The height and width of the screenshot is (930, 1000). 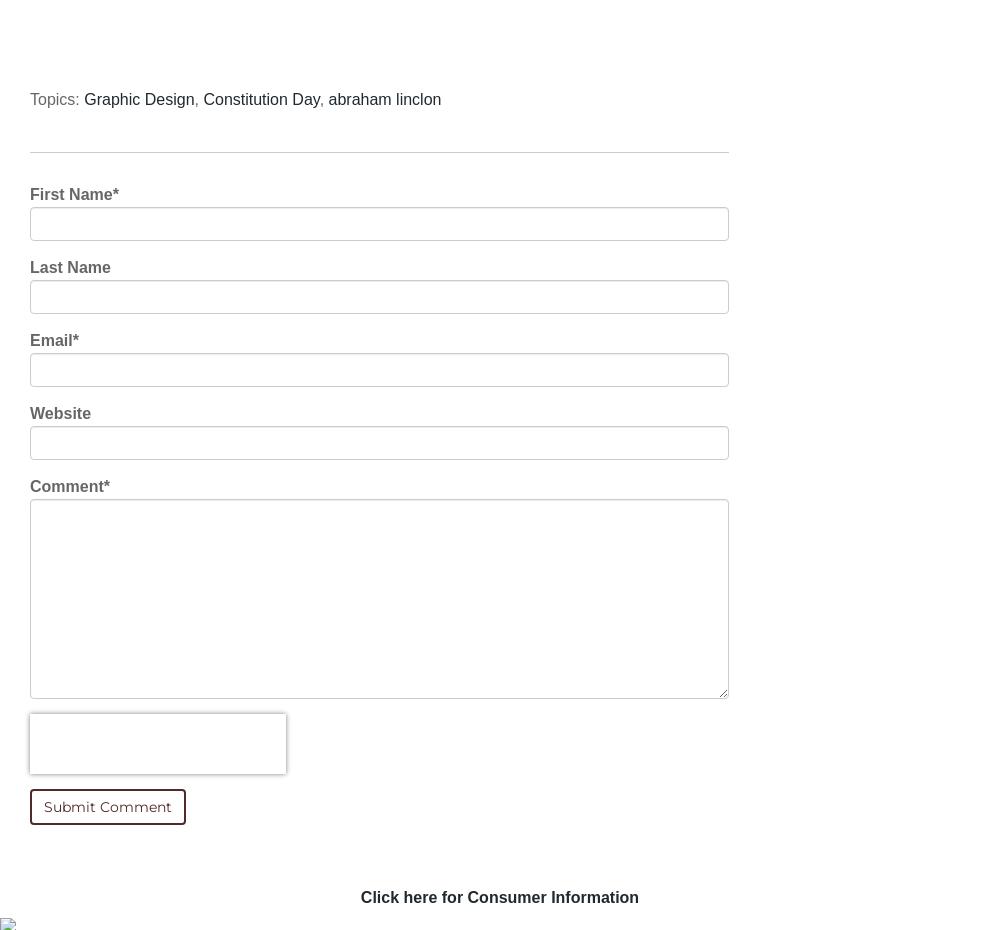 What do you see at coordinates (384, 99) in the screenshot?
I see `'abraham linclon'` at bounding box center [384, 99].